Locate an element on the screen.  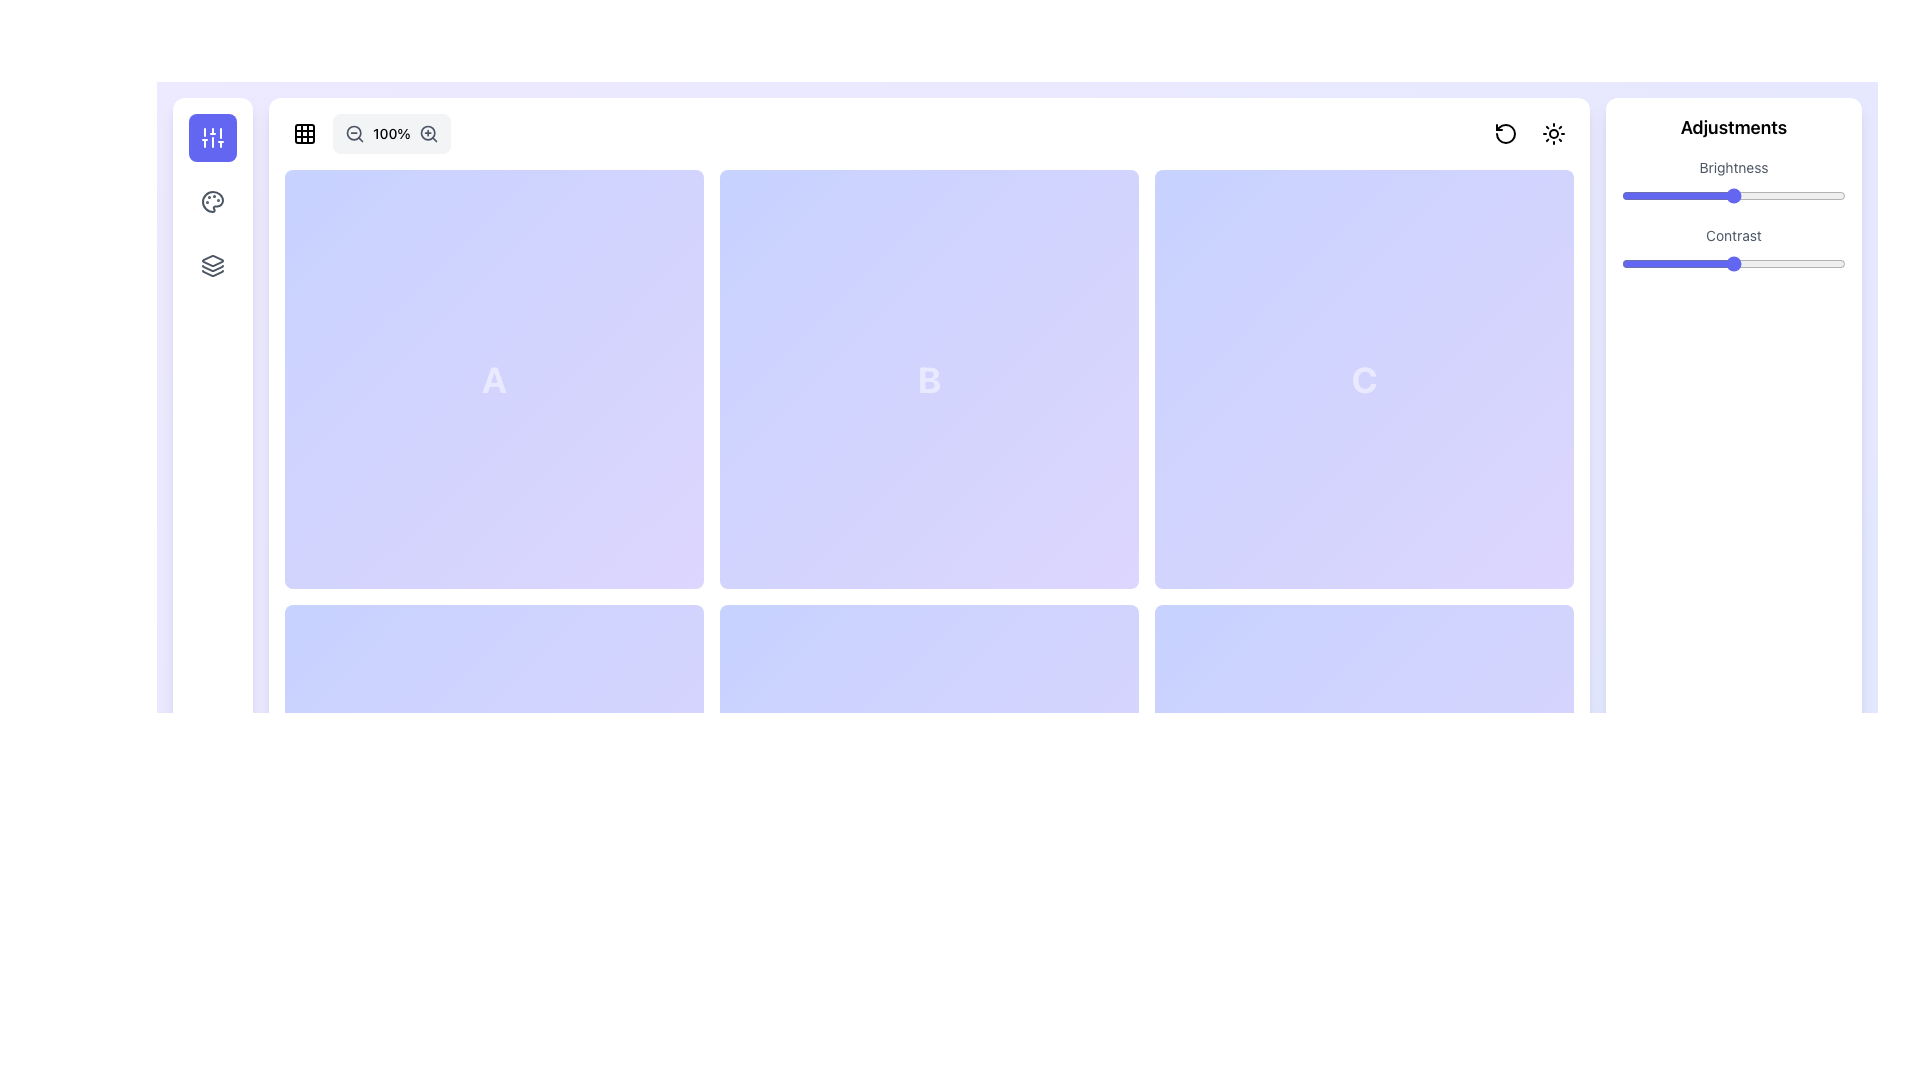
the text display element labeled '100%' that is styled within a light grey rounded rectangle, located in the top center-left of the application's header toolbar is located at coordinates (367, 134).